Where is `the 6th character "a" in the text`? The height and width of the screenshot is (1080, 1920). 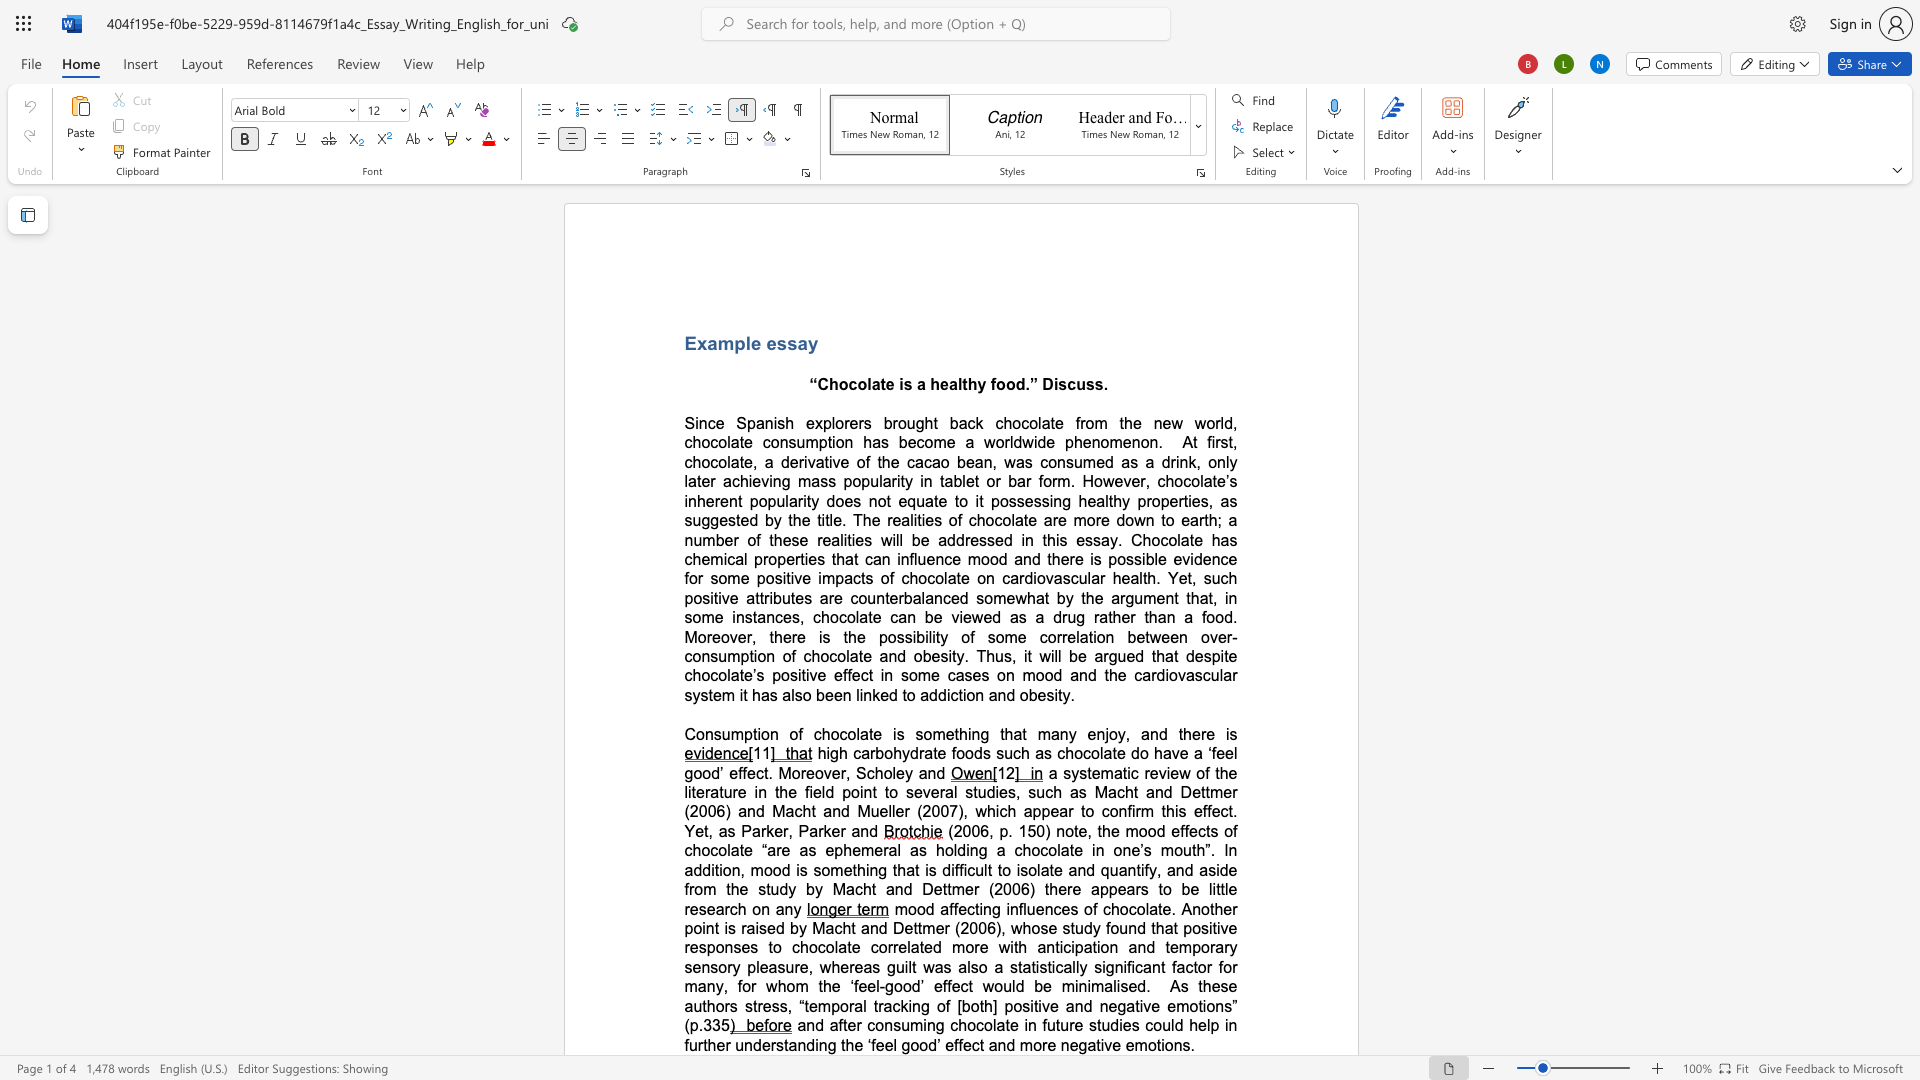
the 6th character "a" in the text is located at coordinates (1194, 519).